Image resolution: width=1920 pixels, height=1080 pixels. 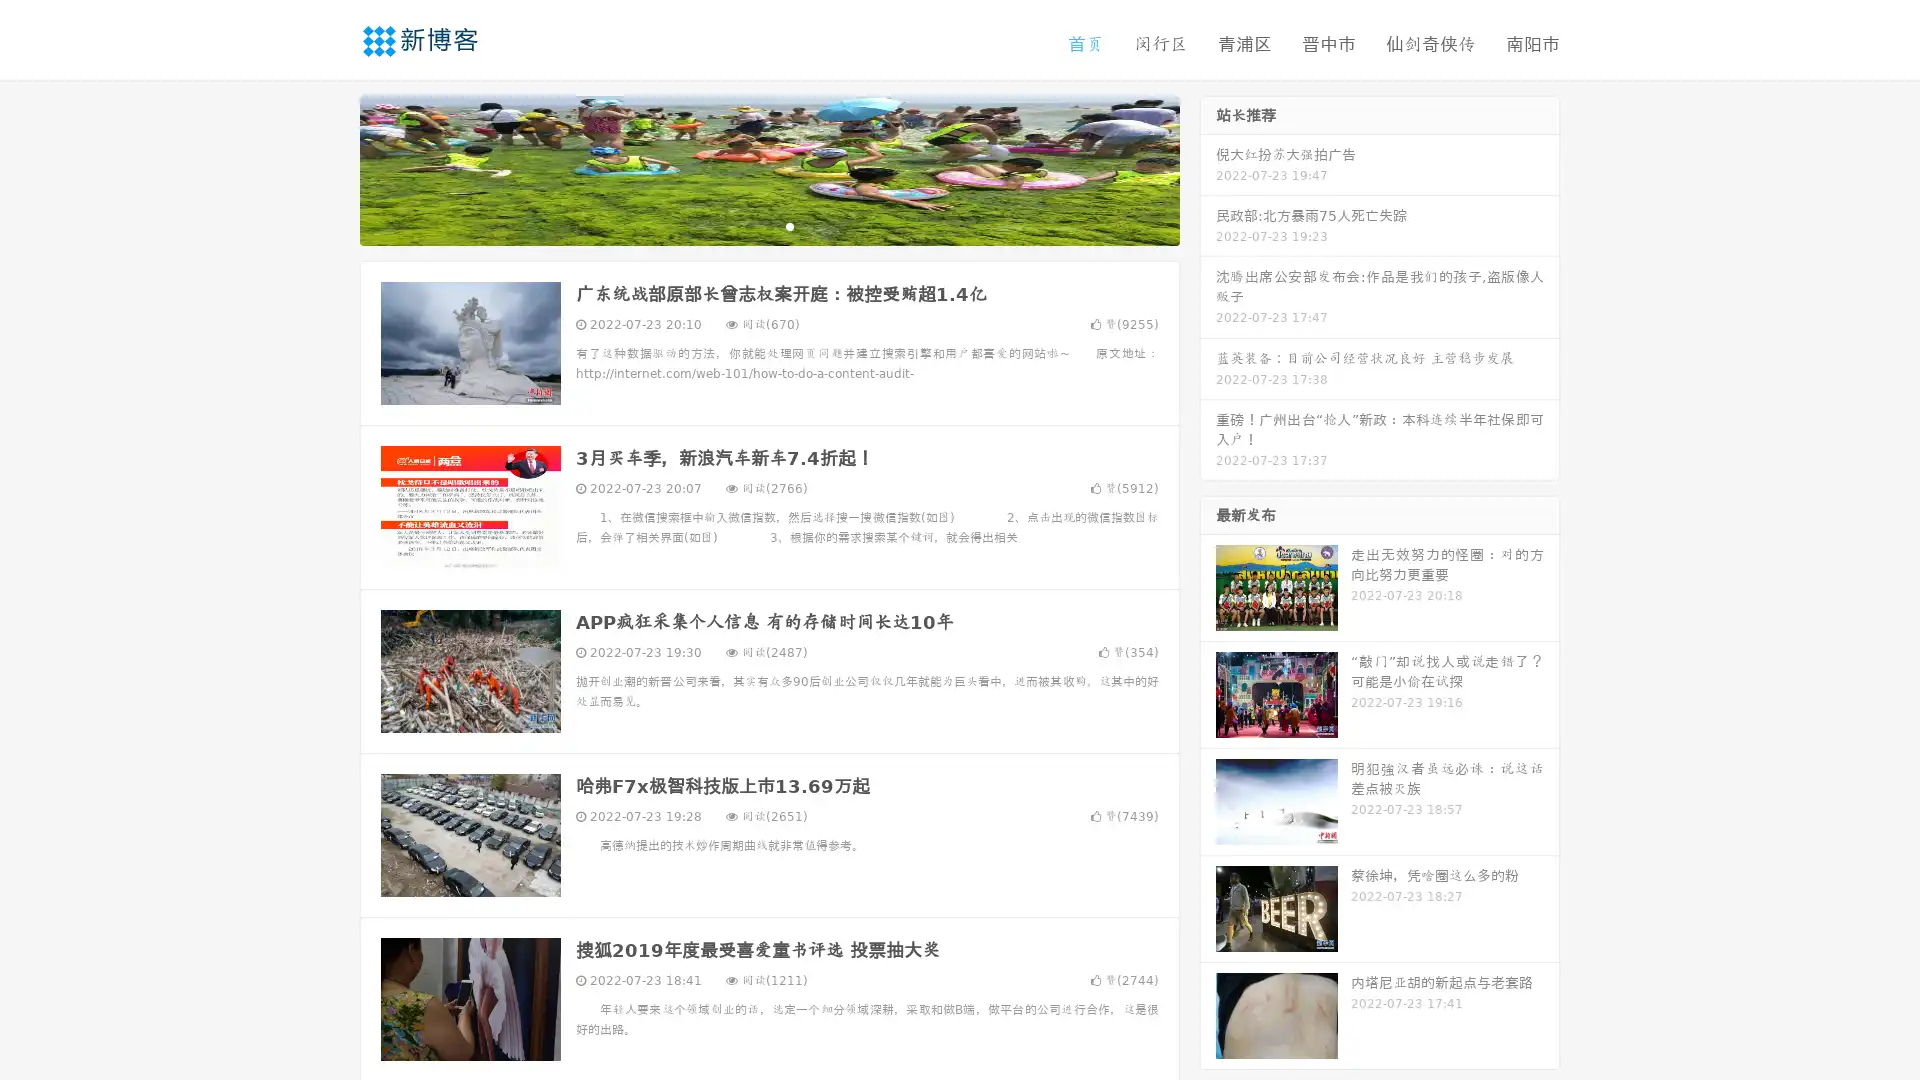 I want to click on Go to slide 2, so click(x=768, y=225).